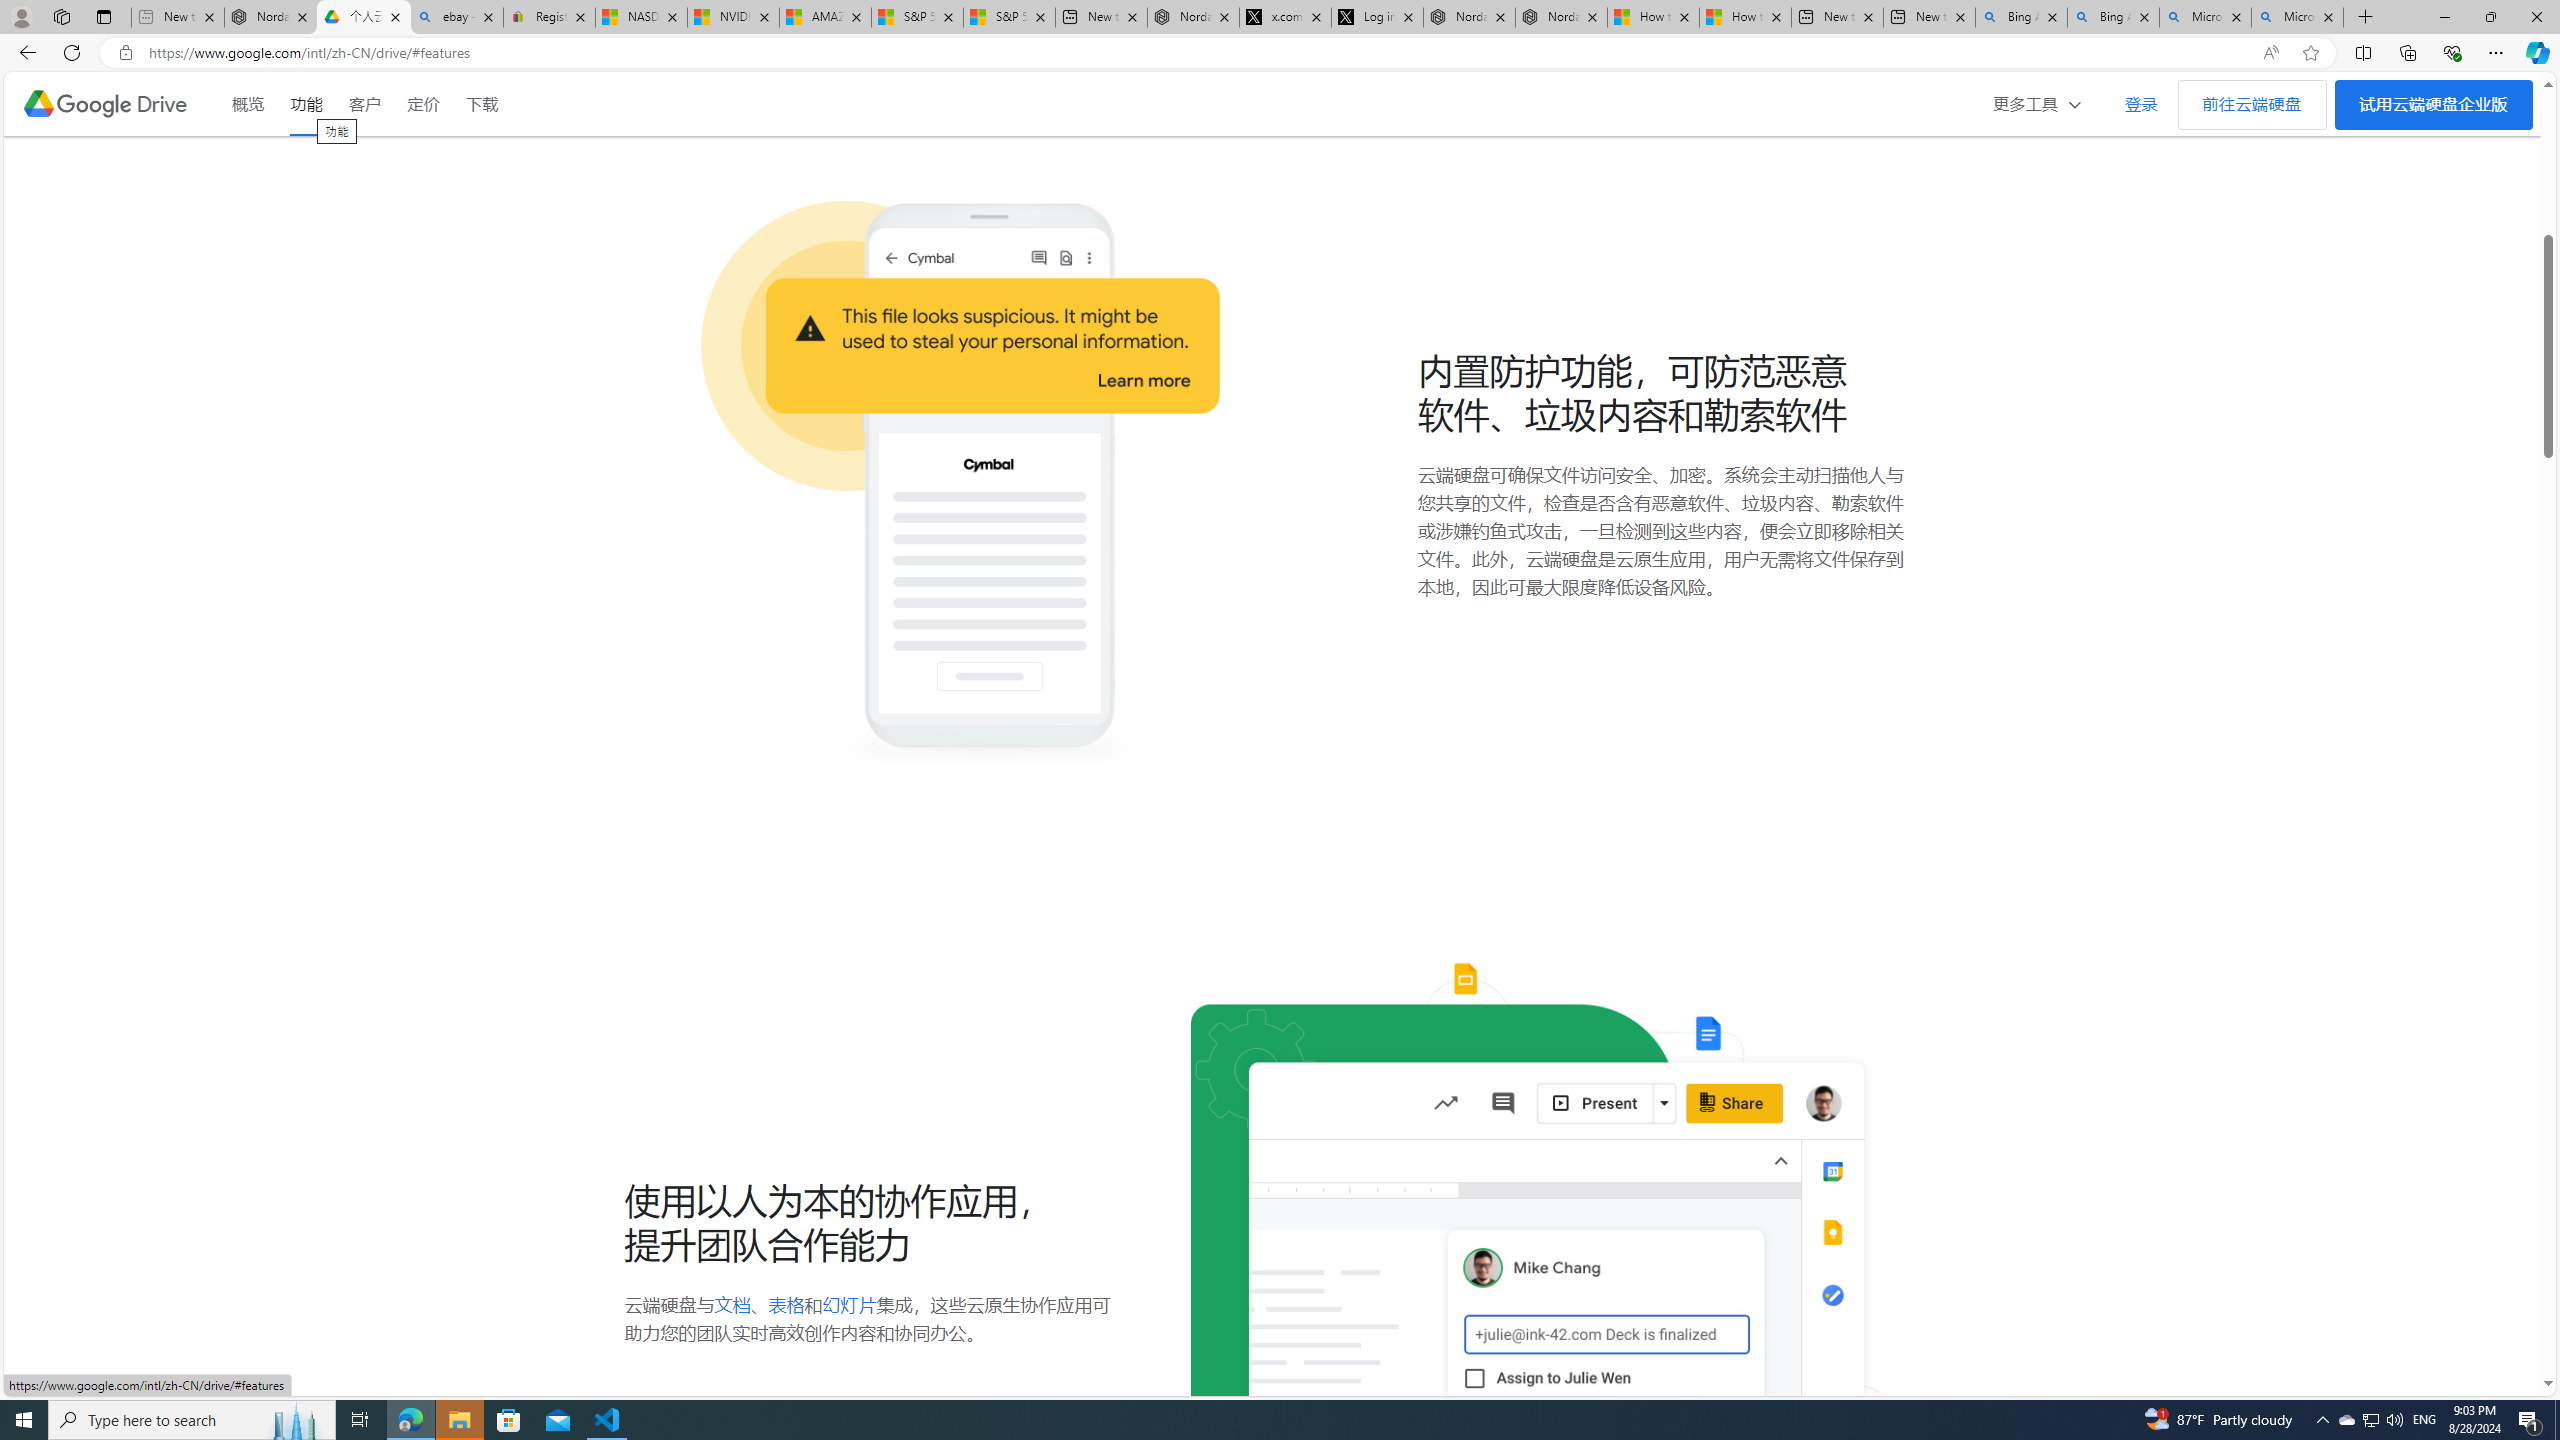  What do you see at coordinates (2112, 16) in the screenshot?
I see `'Bing AI - Search'` at bounding box center [2112, 16].